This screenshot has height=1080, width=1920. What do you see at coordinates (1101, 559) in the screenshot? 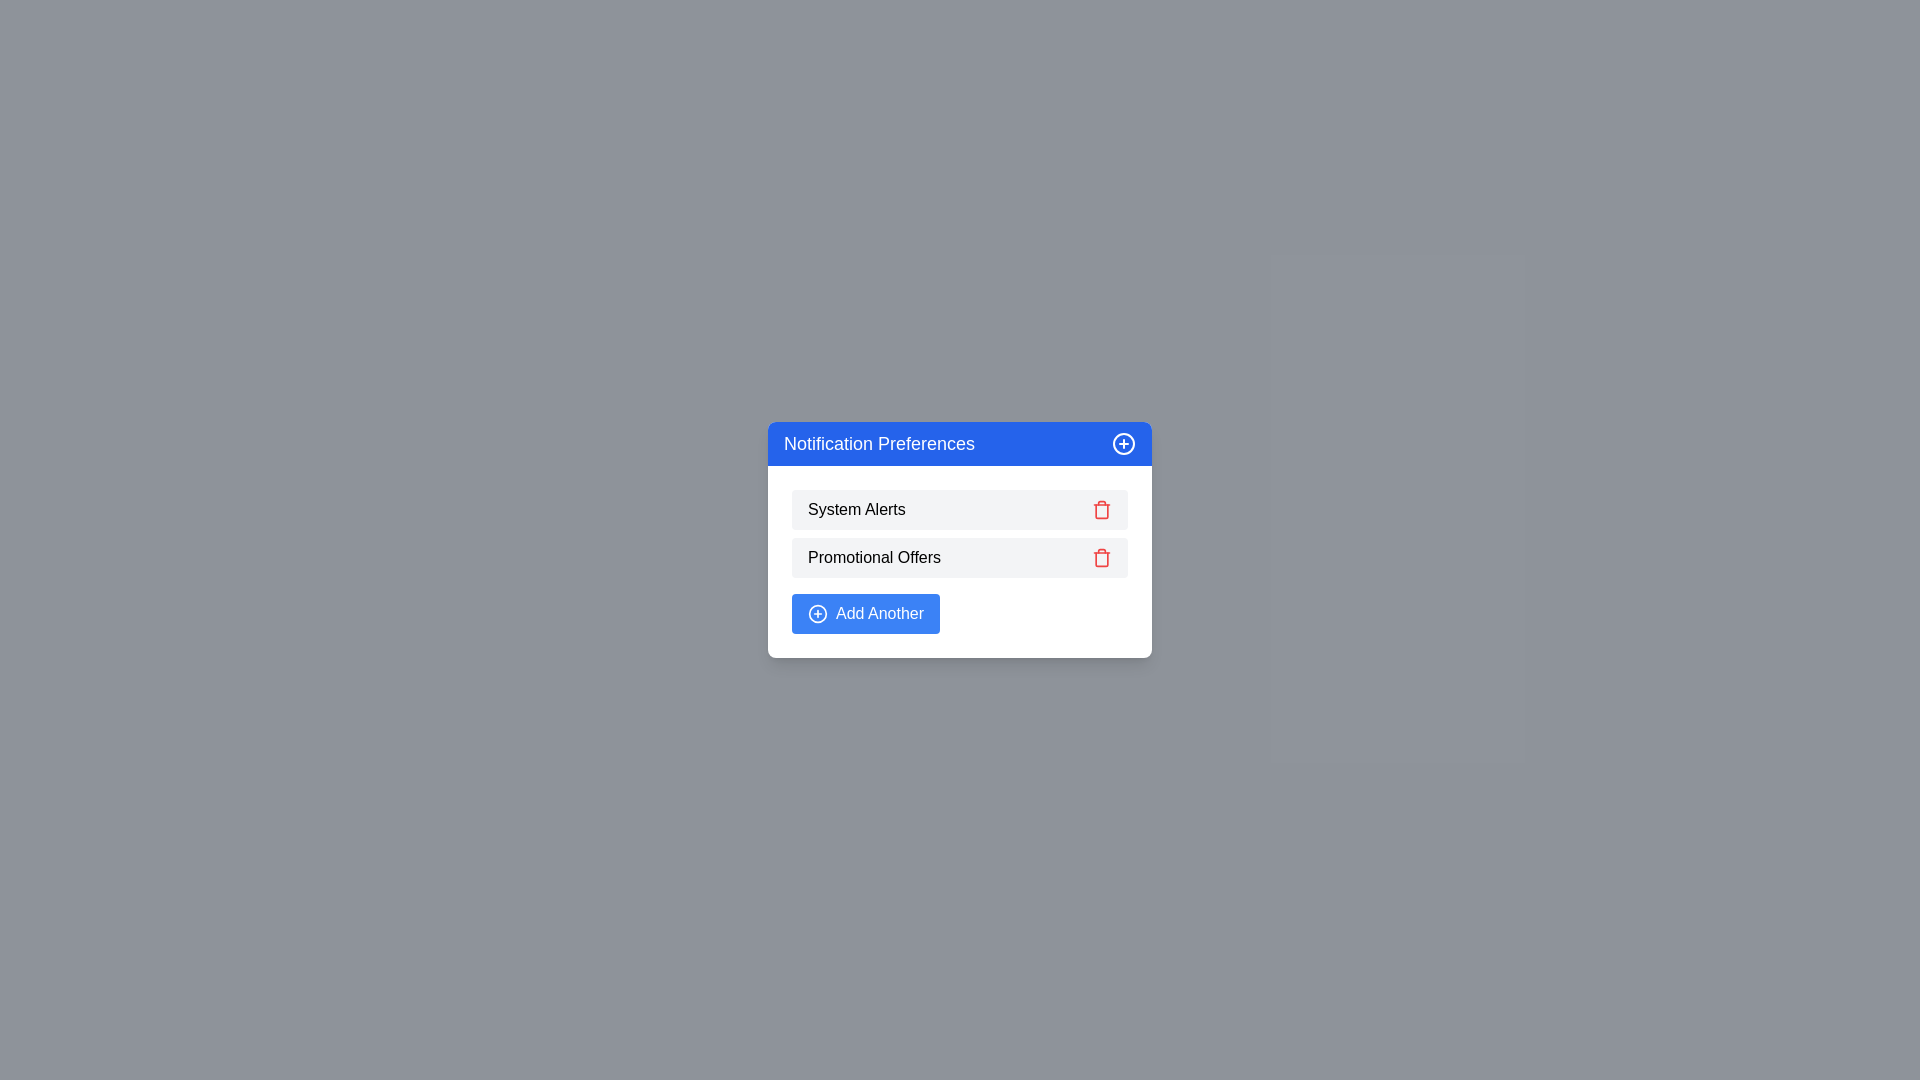
I see `the decorative component representing the main body of the trash bin in the trash icon, located to the right of 'Promotional Offers' in the second row of the list` at bounding box center [1101, 559].